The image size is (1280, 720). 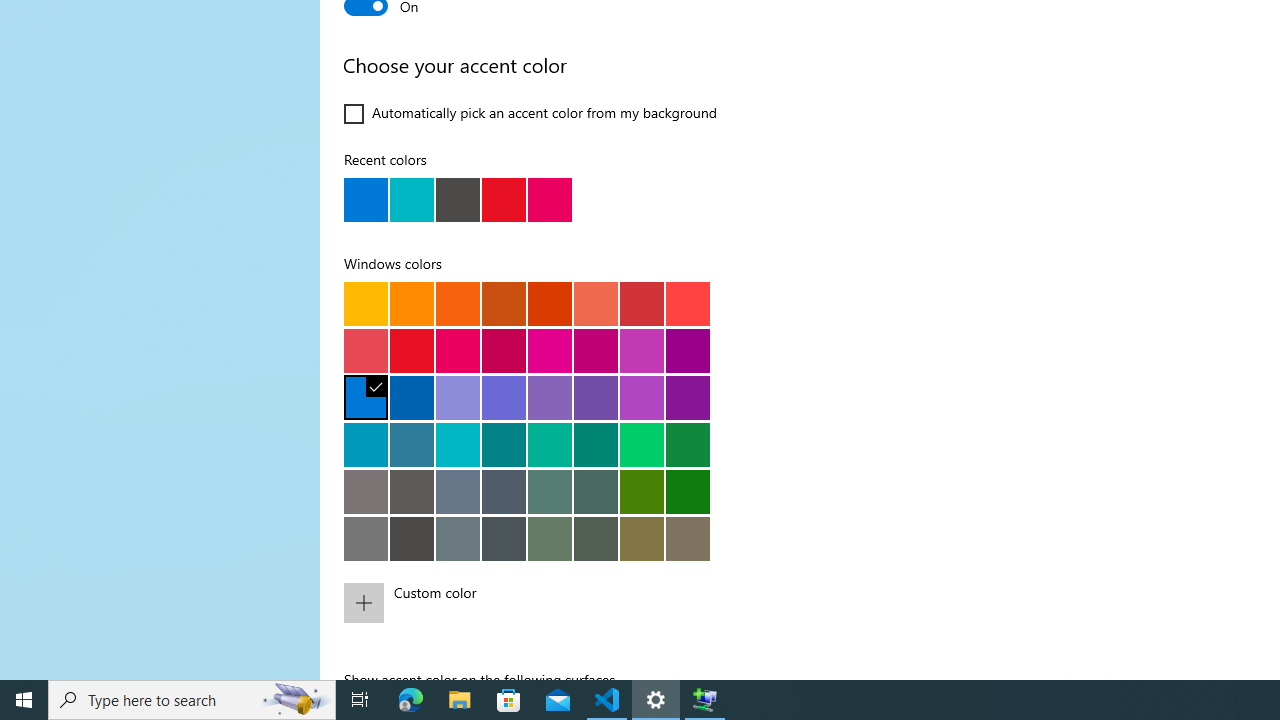 What do you see at coordinates (549, 303) in the screenshot?
I see `'Rust'` at bounding box center [549, 303].